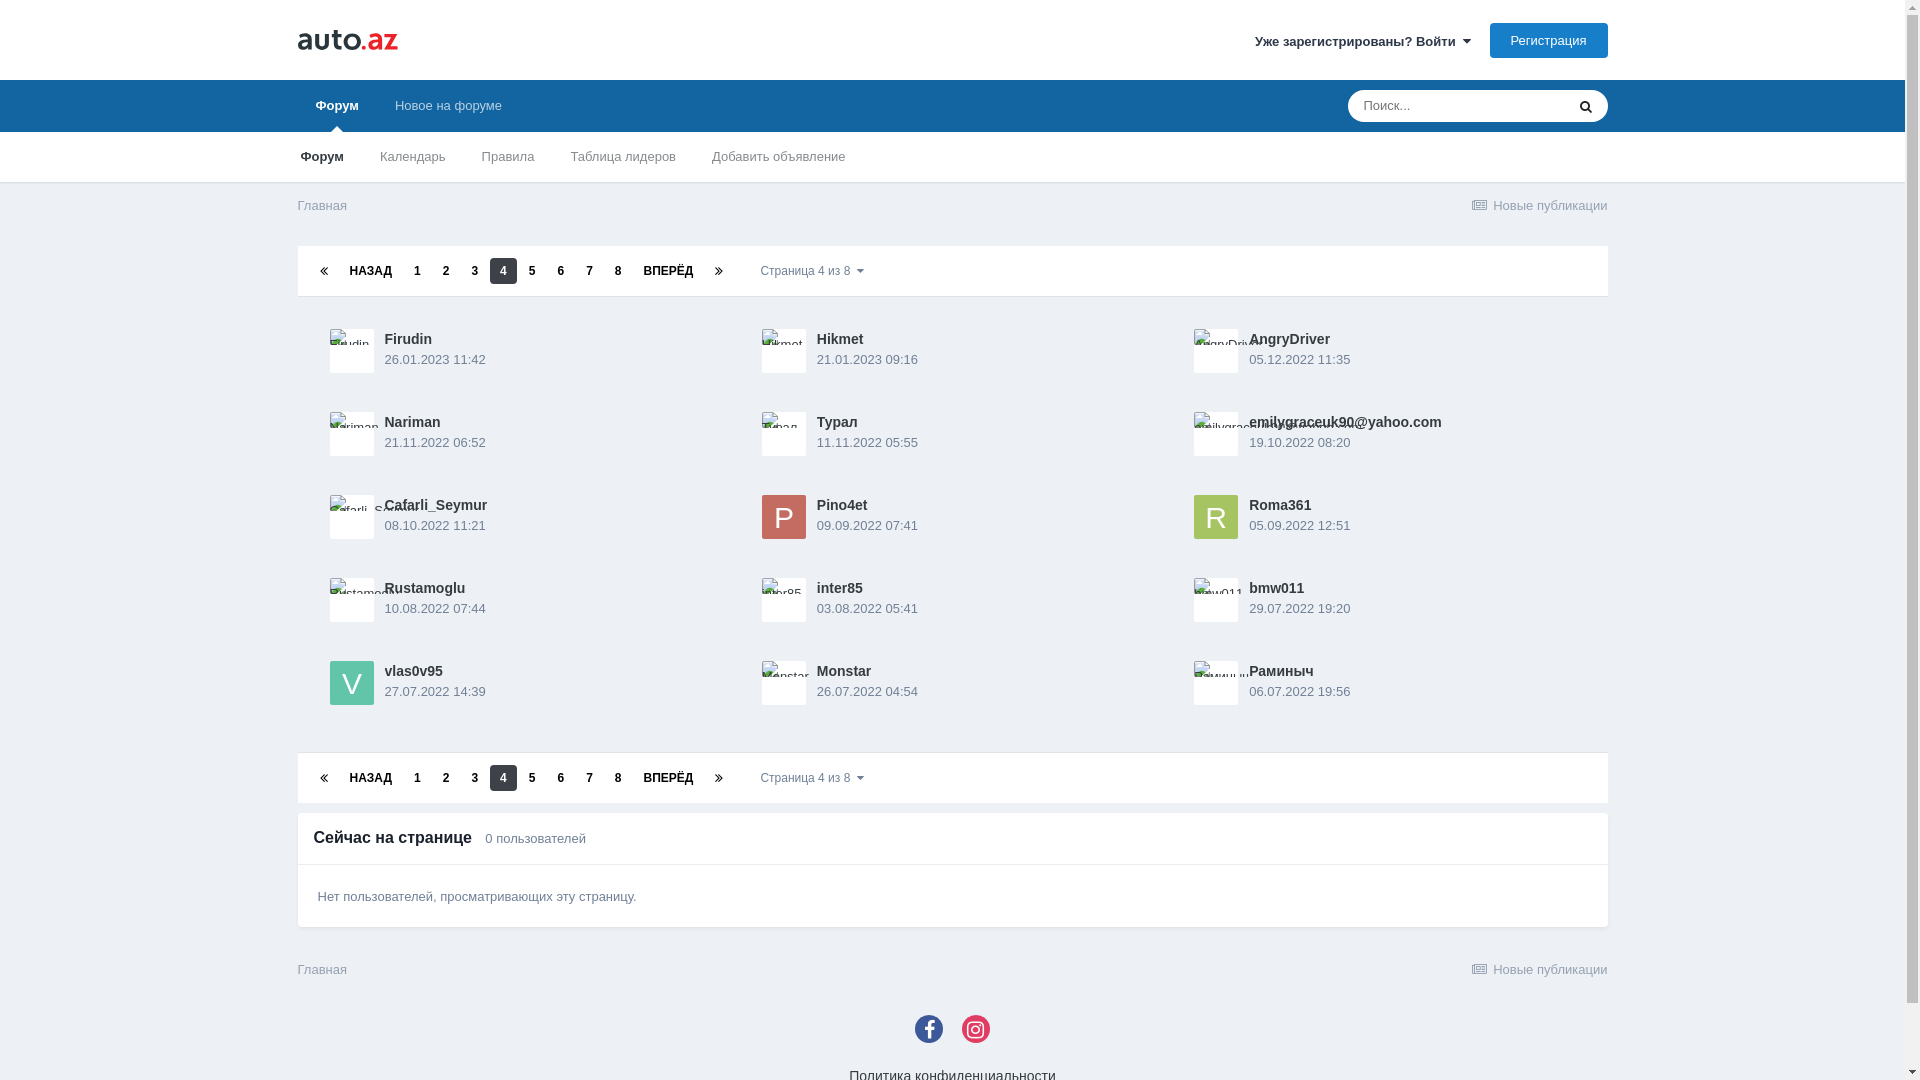  I want to click on '2', so click(445, 270).